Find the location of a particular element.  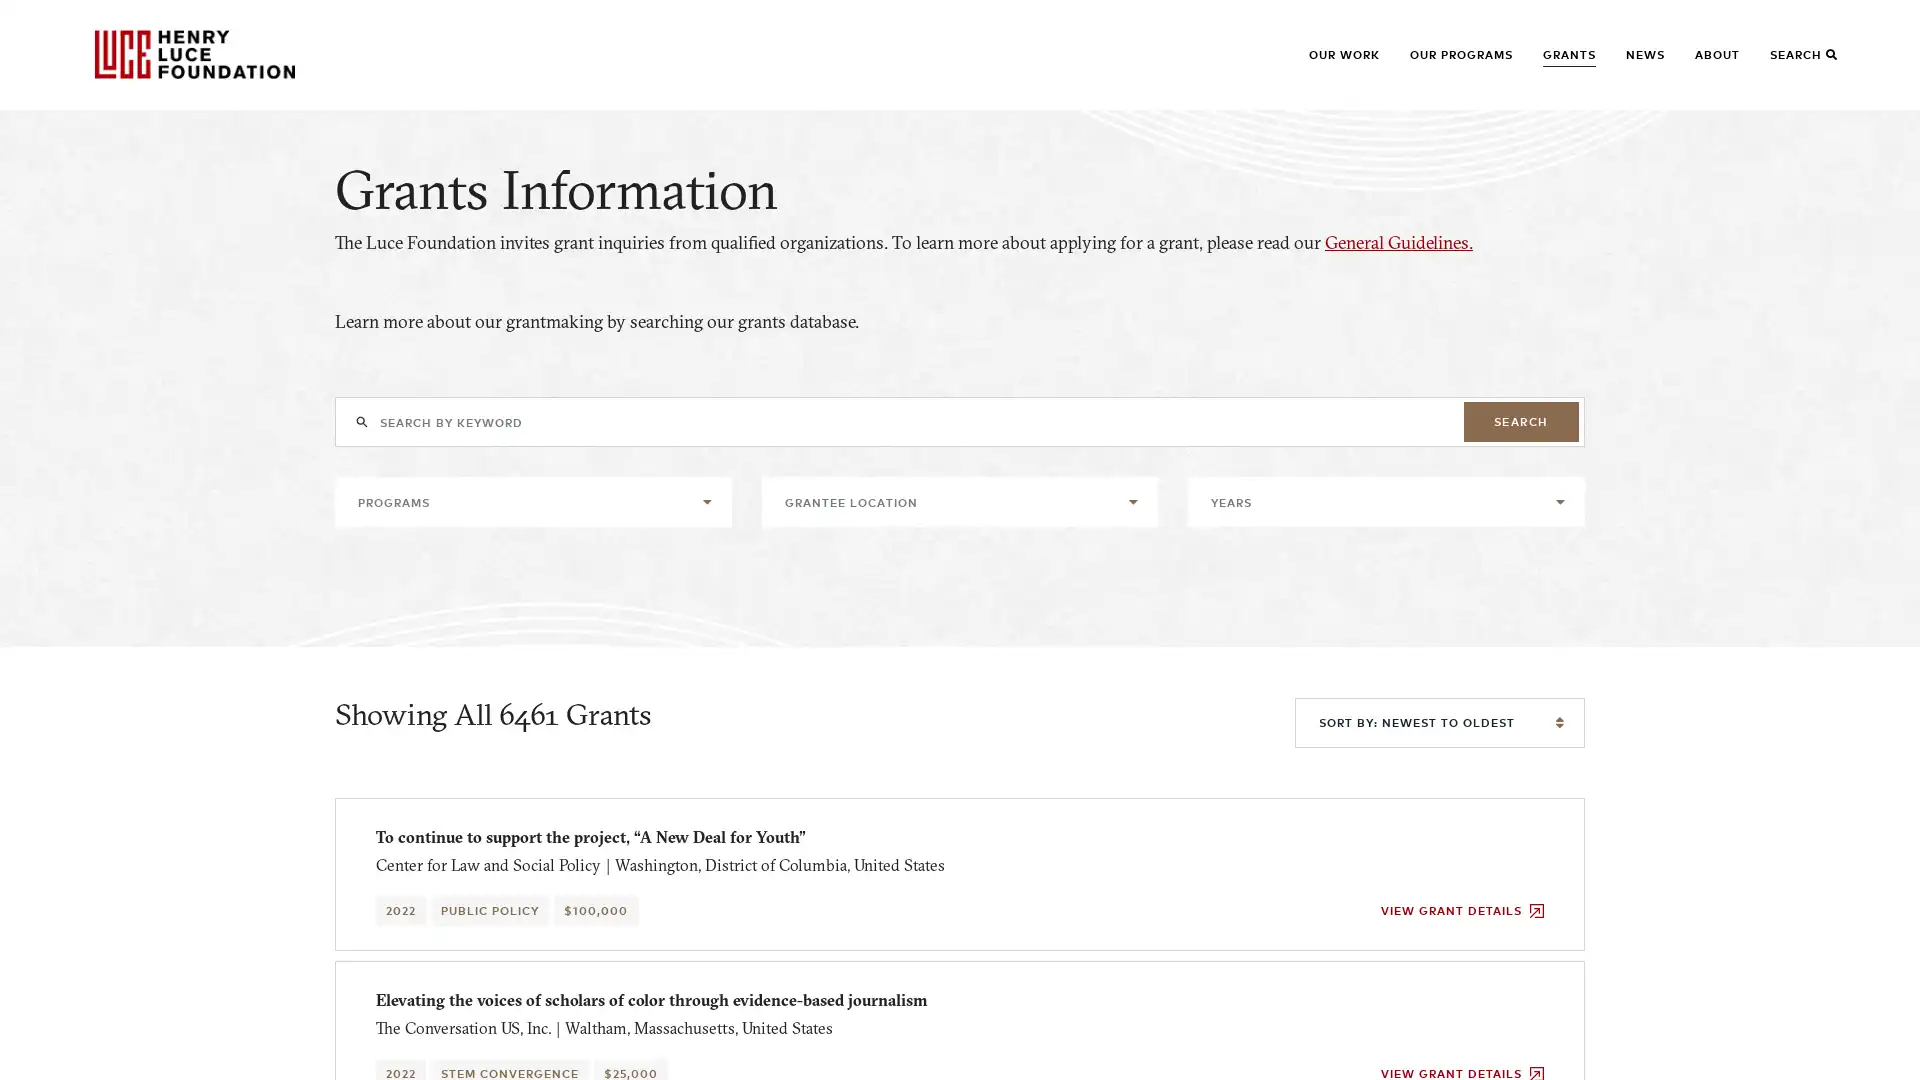

SHOW SUBMENU FOR ABOUT is located at coordinates (1726, 63).